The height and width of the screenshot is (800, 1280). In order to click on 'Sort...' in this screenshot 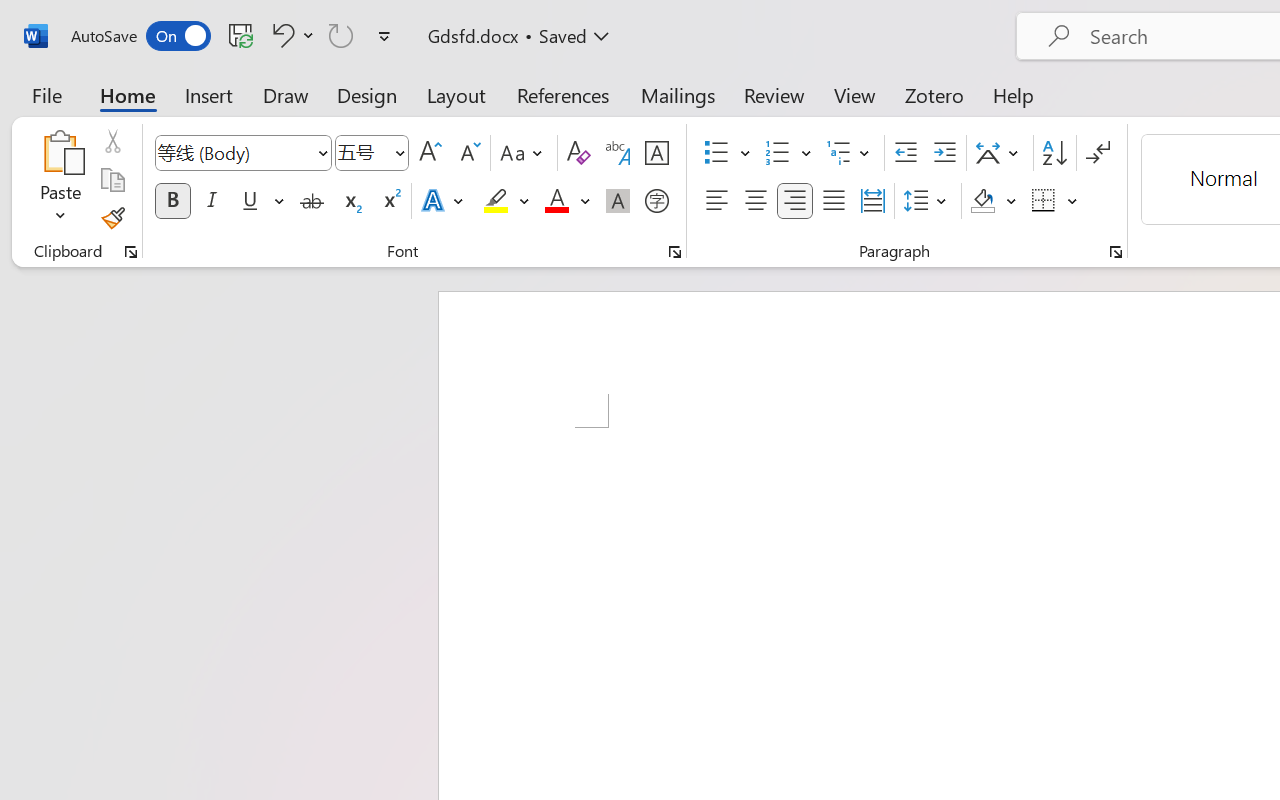, I will do `click(1053, 153)`.